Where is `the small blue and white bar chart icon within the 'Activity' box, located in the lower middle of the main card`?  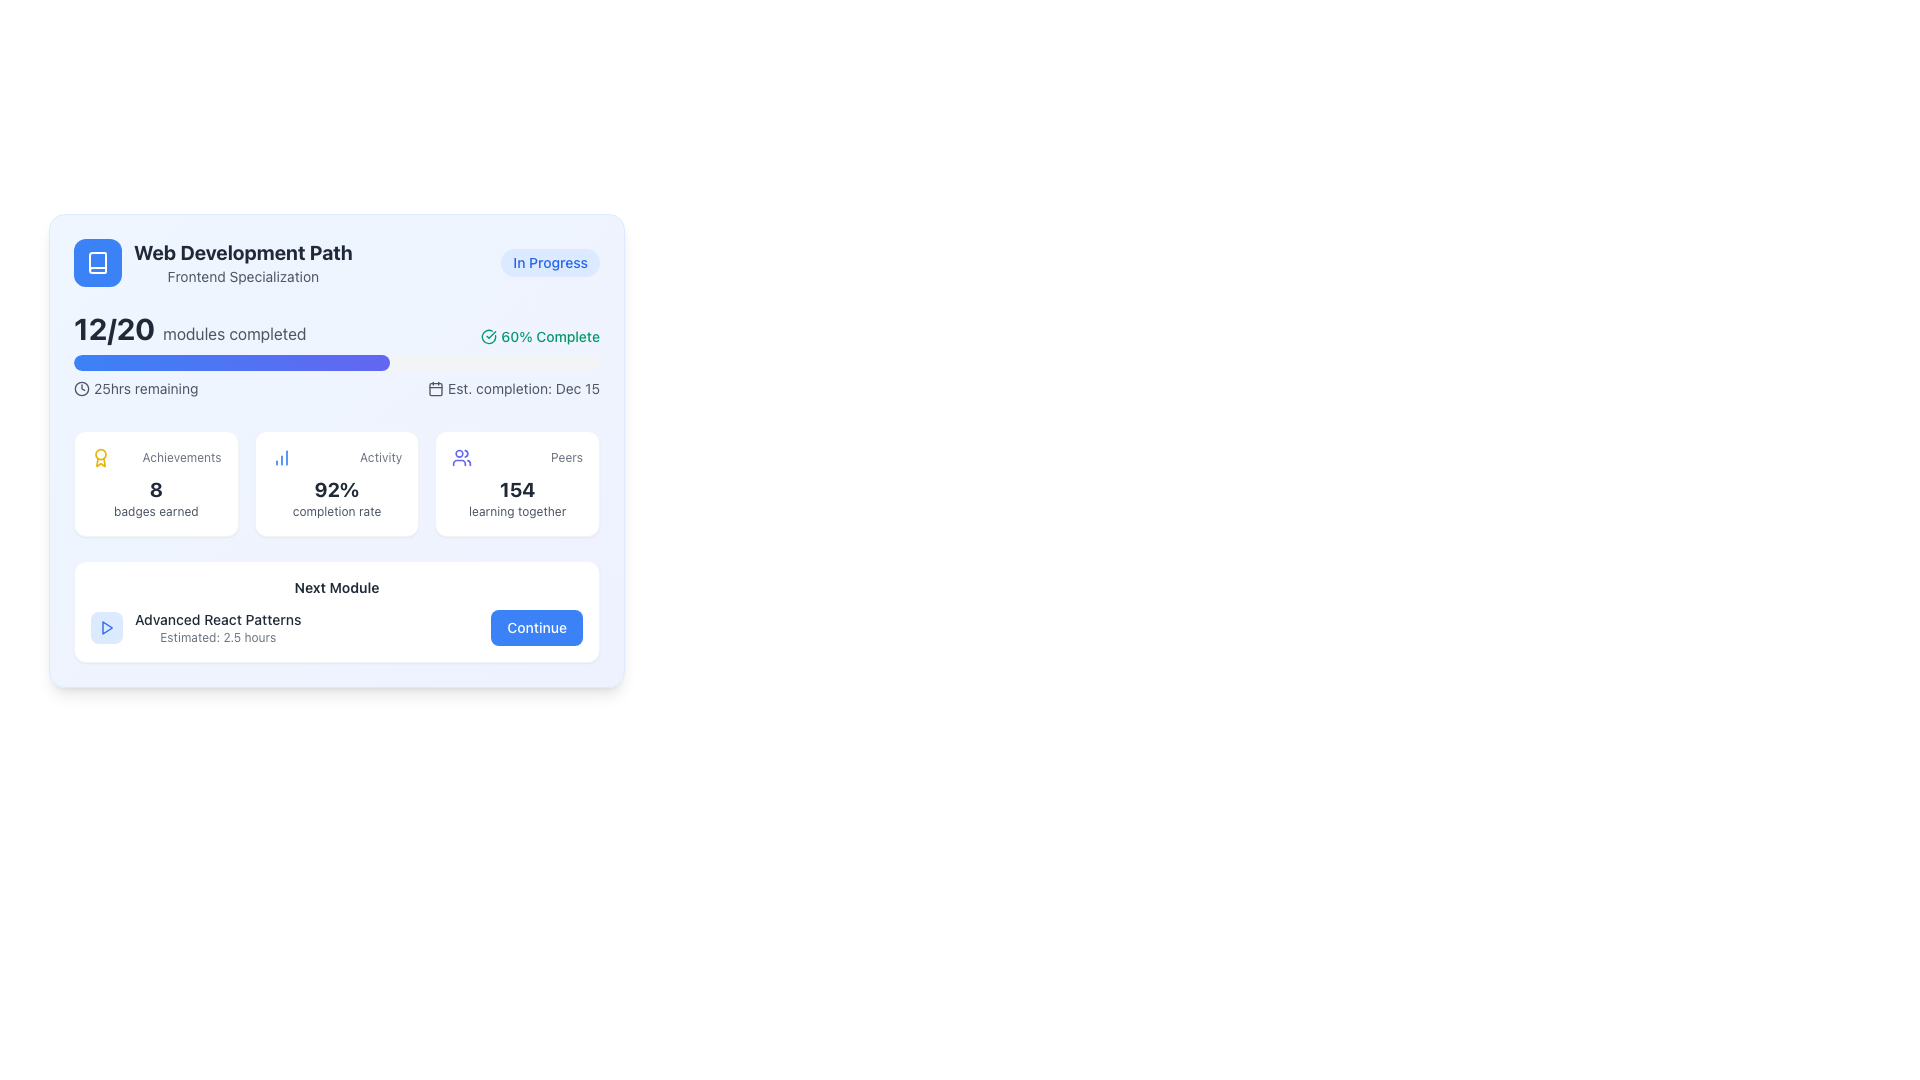 the small blue and white bar chart icon within the 'Activity' box, located in the lower middle of the main card is located at coordinates (280, 458).